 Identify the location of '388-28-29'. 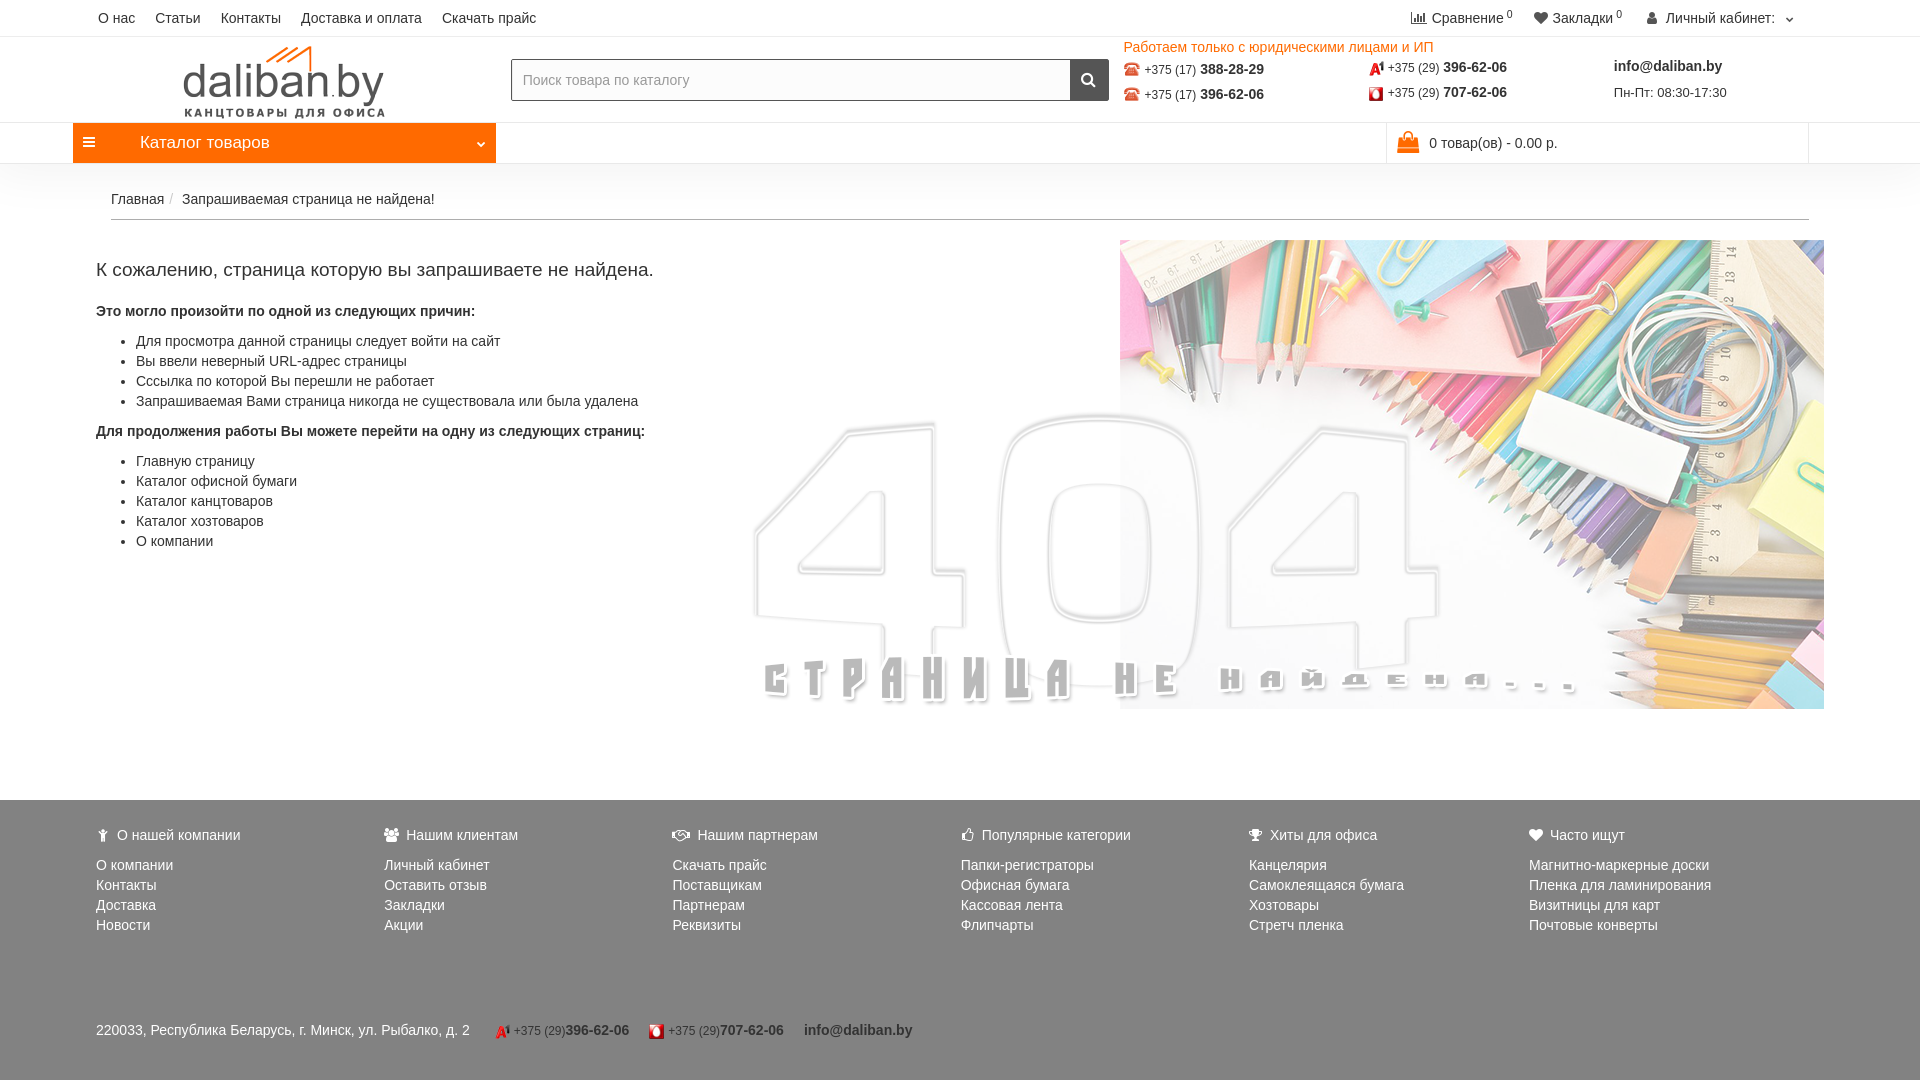
(1231, 68).